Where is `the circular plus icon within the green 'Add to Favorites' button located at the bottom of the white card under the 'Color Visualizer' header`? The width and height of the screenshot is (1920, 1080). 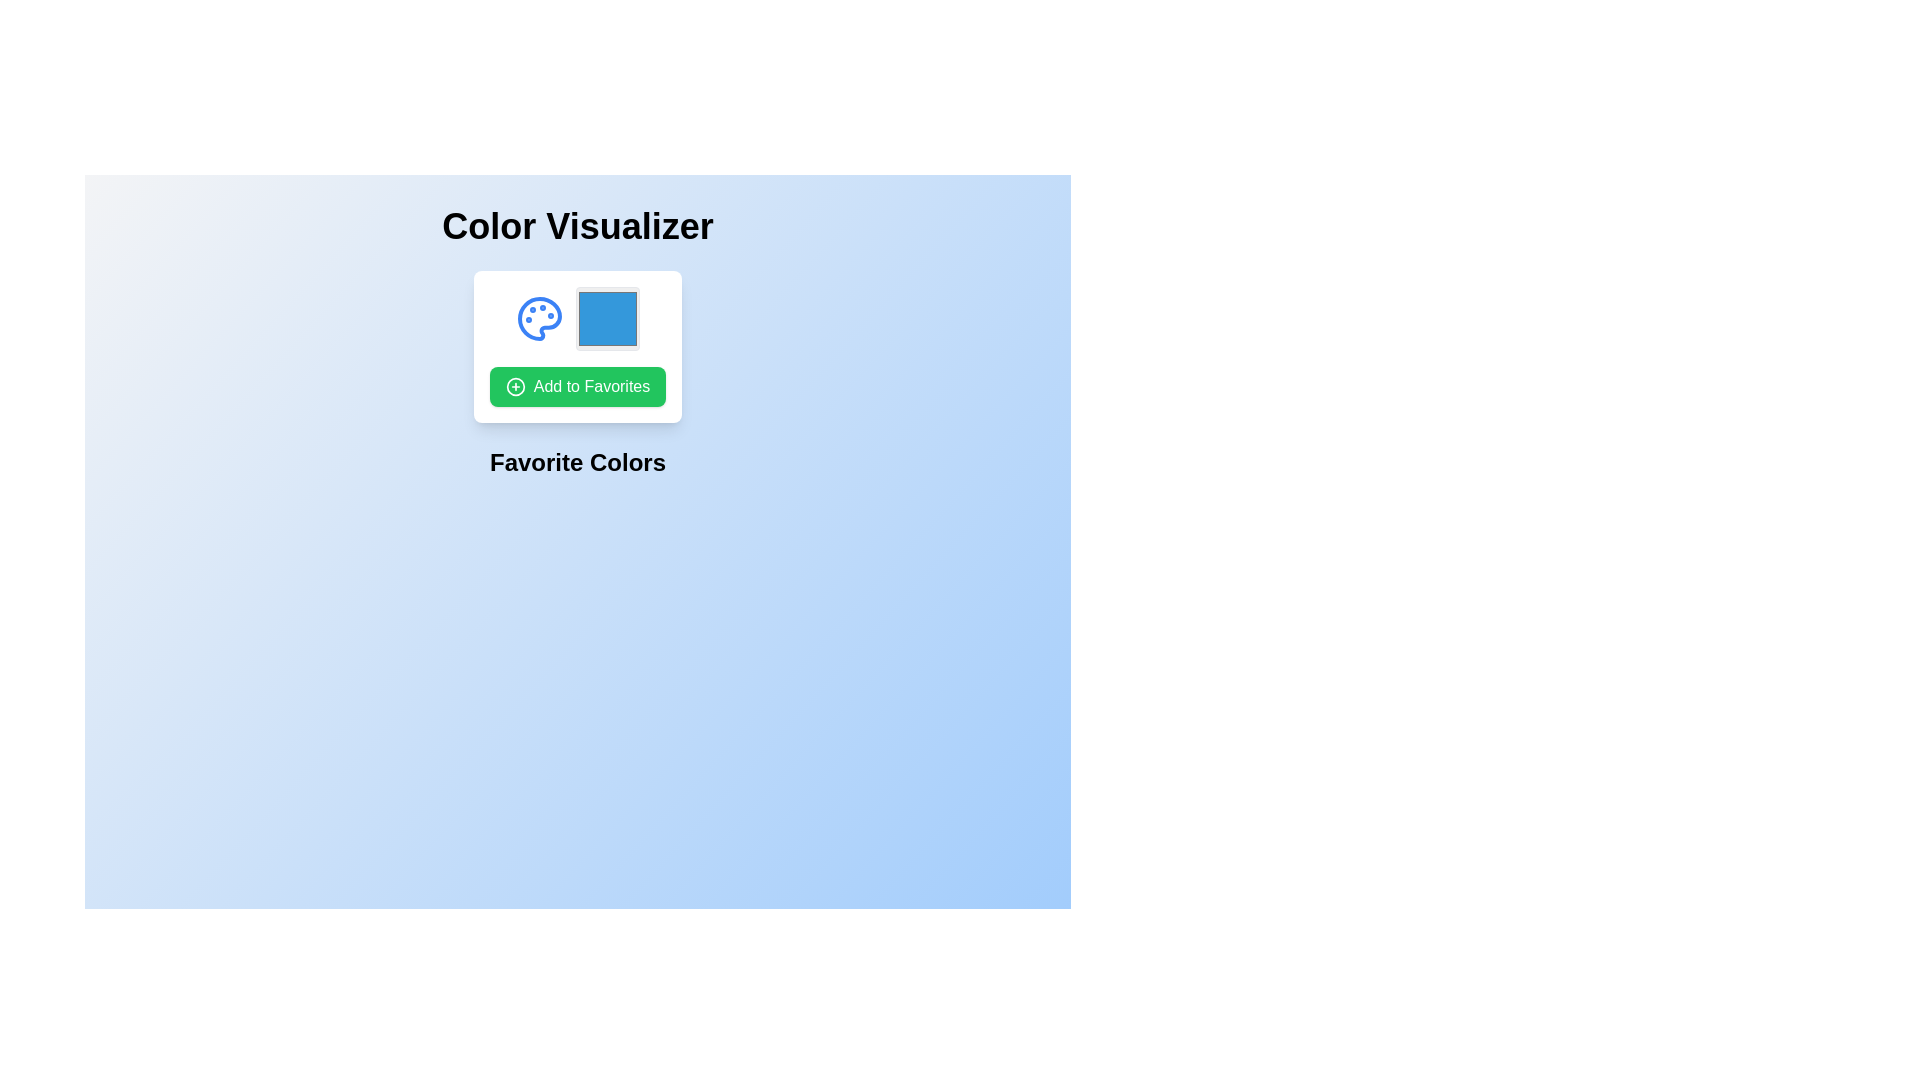 the circular plus icon within the green 'Add to Favorites' button located at the bottom of the white card under the 'Color Visualizer' header is located at coordinates (515, 386).